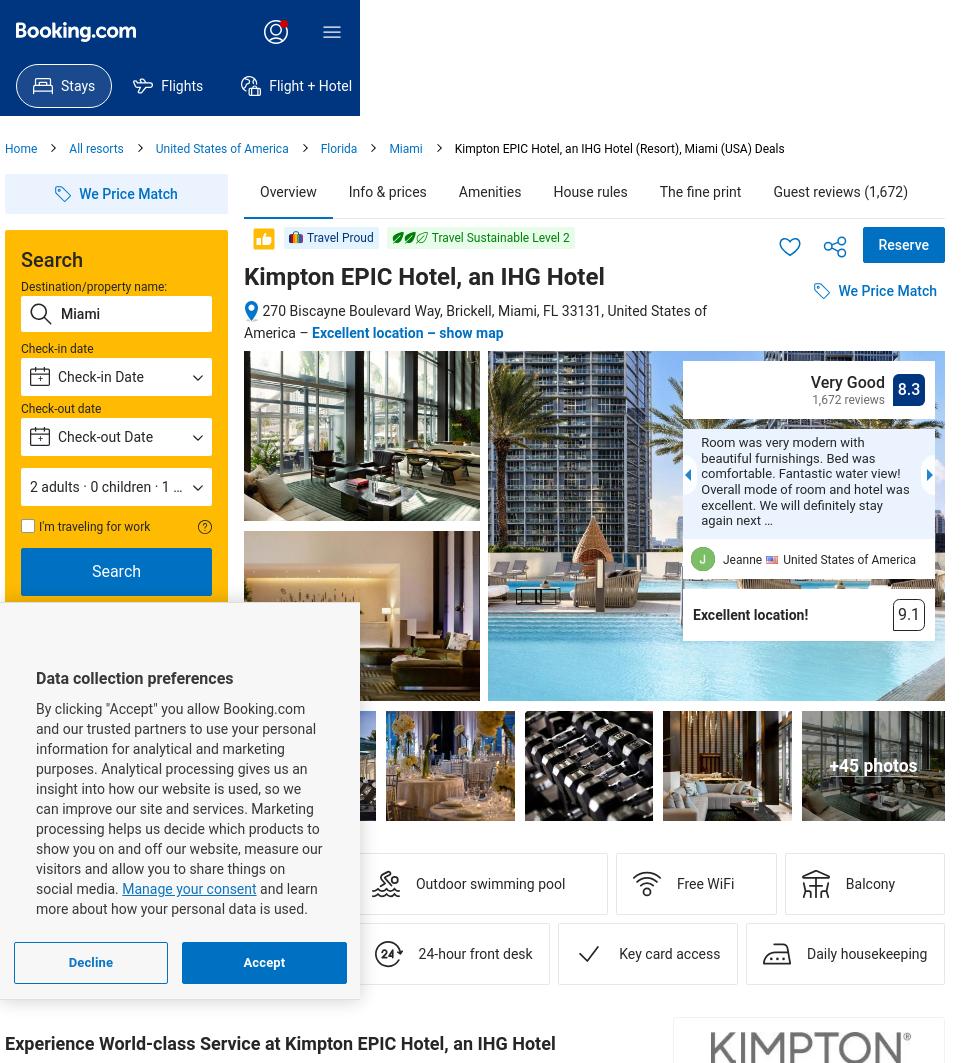  What do you see at coordinates (93, 882) in the screenshot?
I see `'City view'` at bounding box center [93, 882].